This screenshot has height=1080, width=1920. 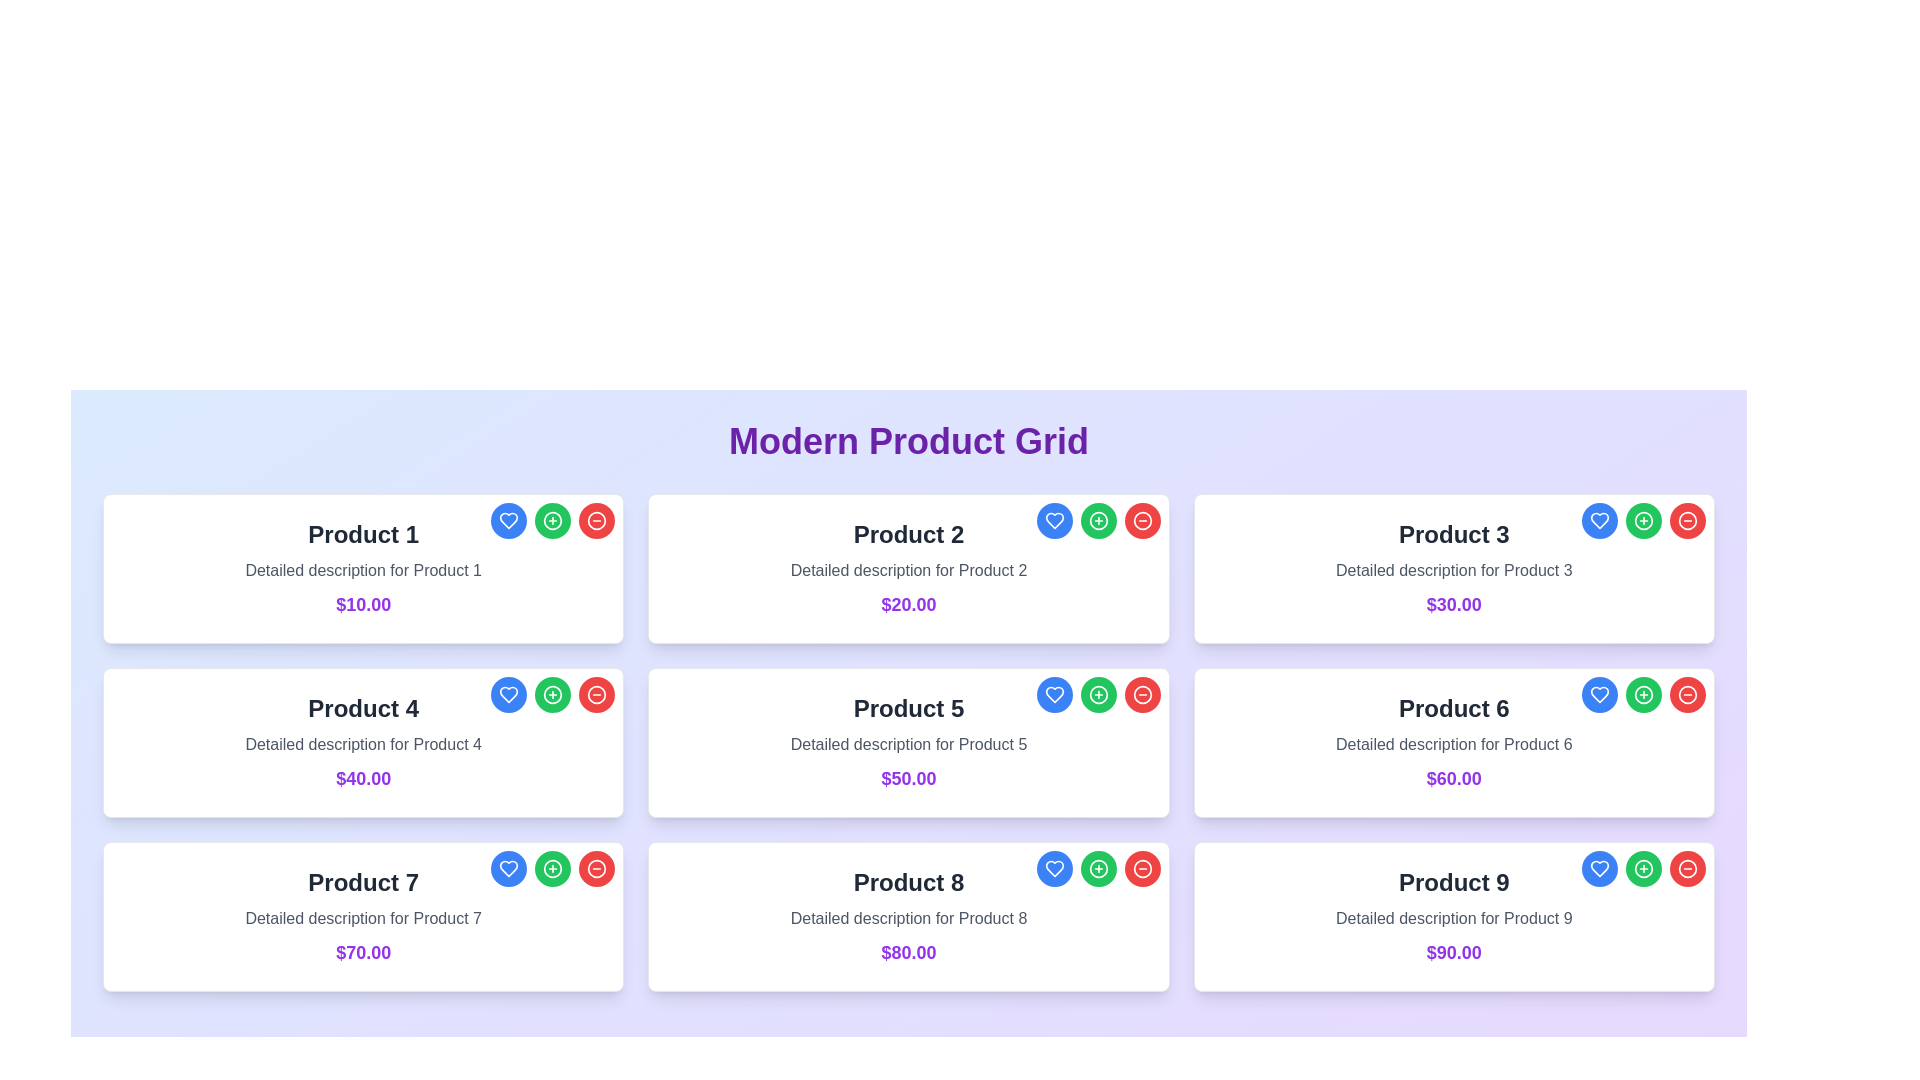 What do you see at coordinates (1142, 519) in the screenshot?
I see `the circular red button with a white minus sign icon at the top-right corner of the card for 'Product 2' to invoke its action` at bounding box center [1142, 519].